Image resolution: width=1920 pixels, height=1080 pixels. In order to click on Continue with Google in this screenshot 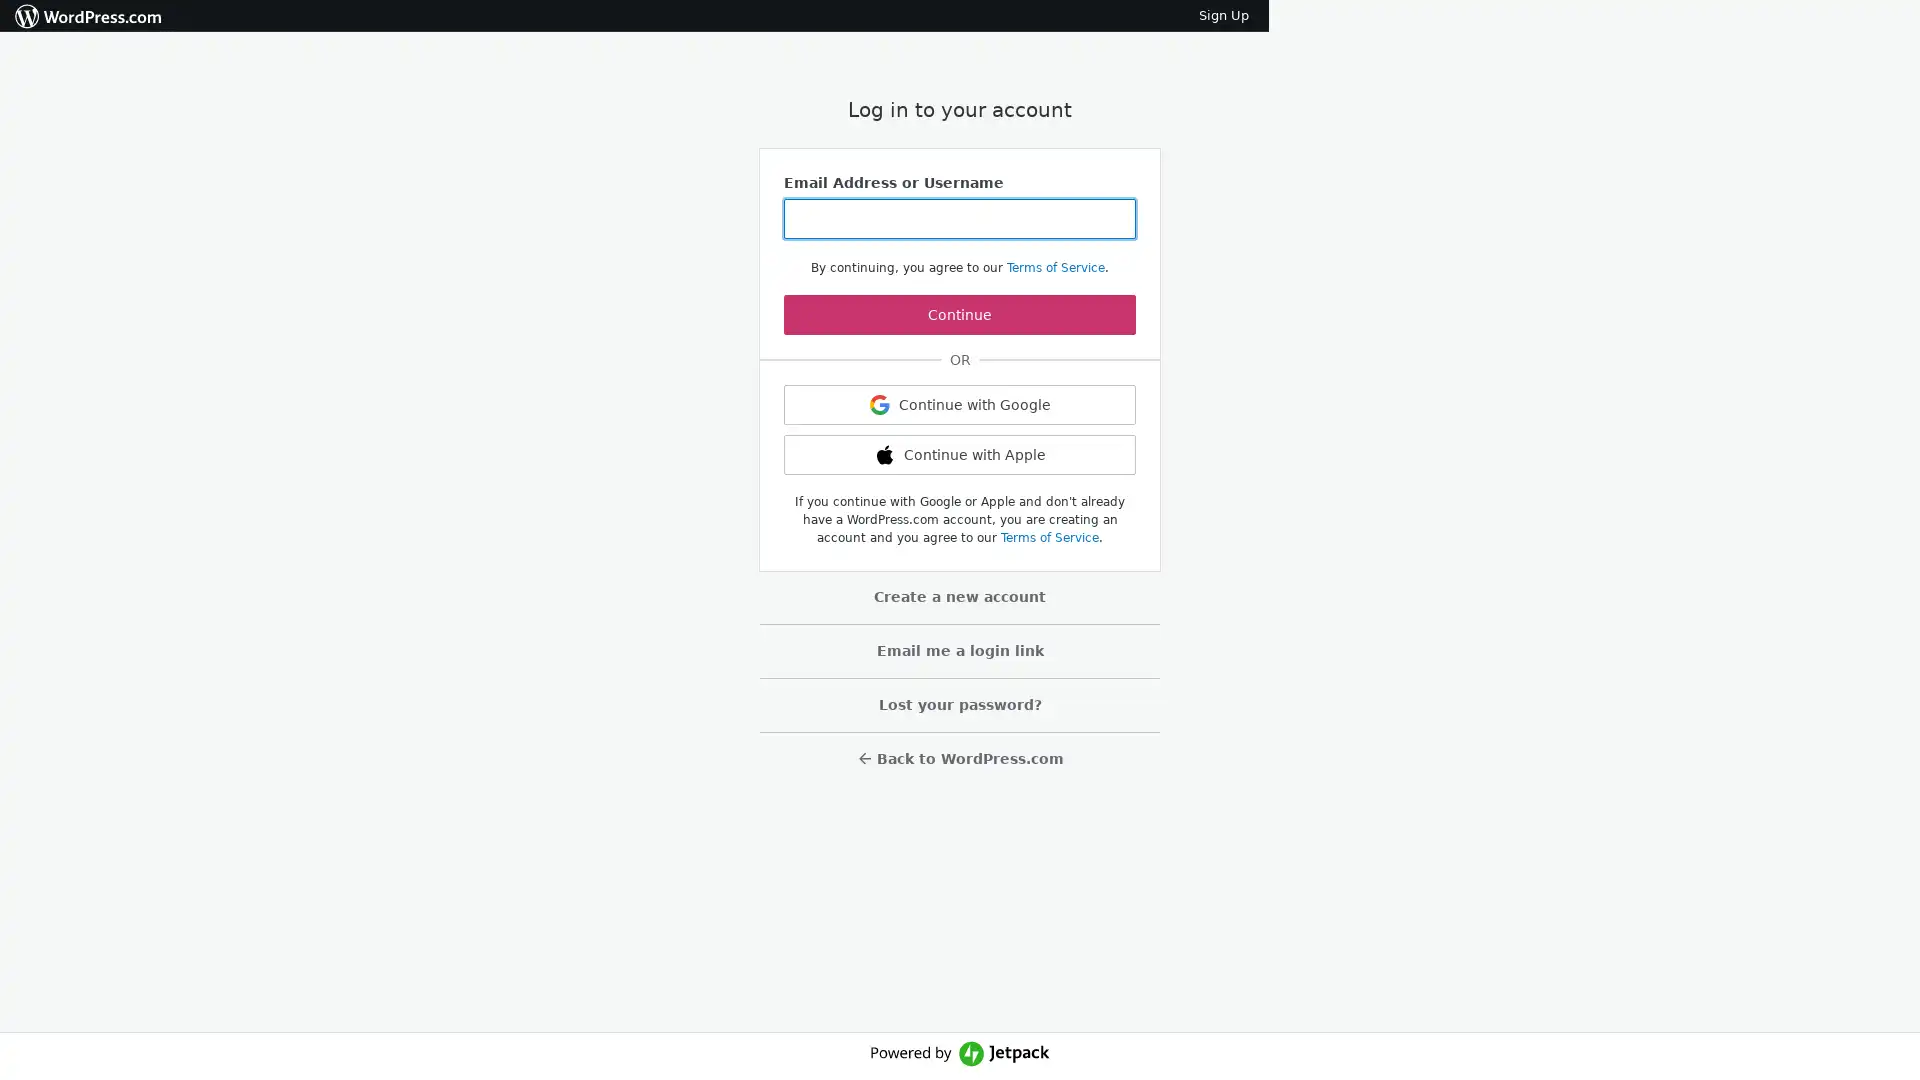, I will do `click(960, 405)`.